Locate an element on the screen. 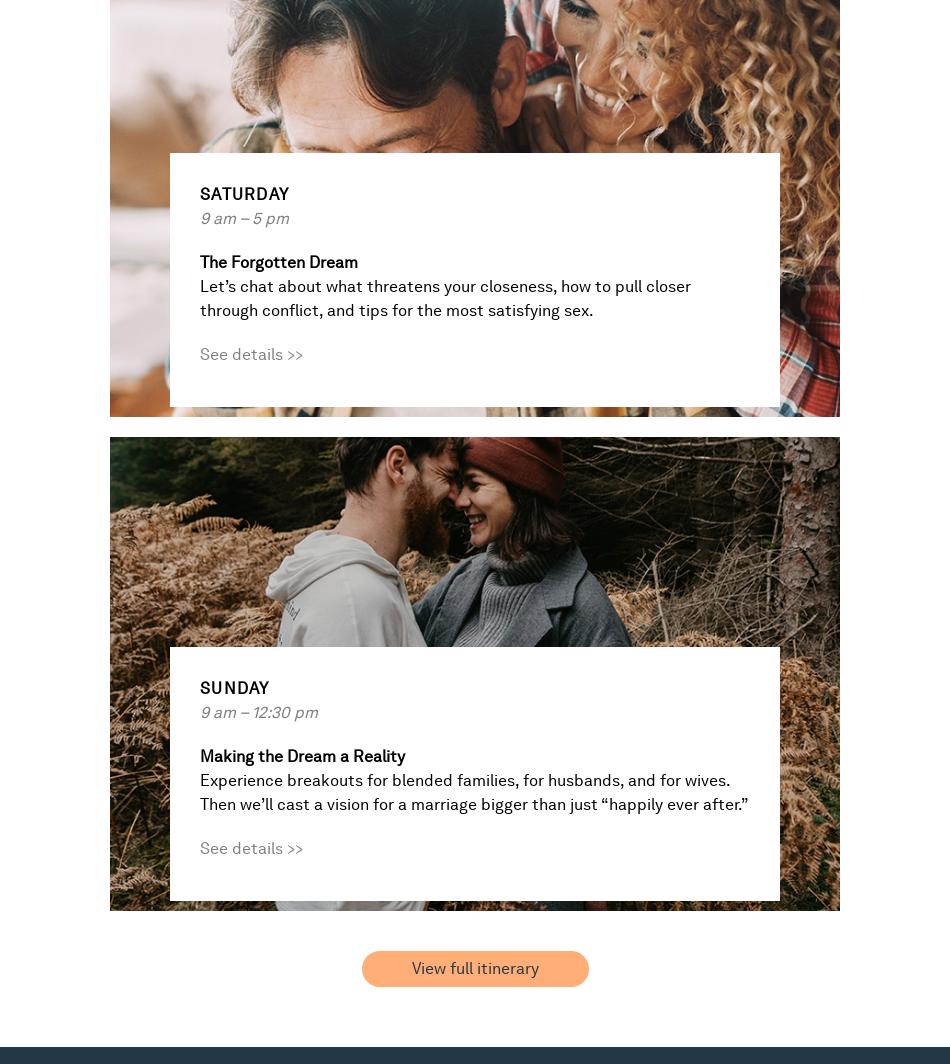 The height and width of the screenshot is (1064, 950). 'Making the Dream a Reality' is located at coordinates (301, 756).